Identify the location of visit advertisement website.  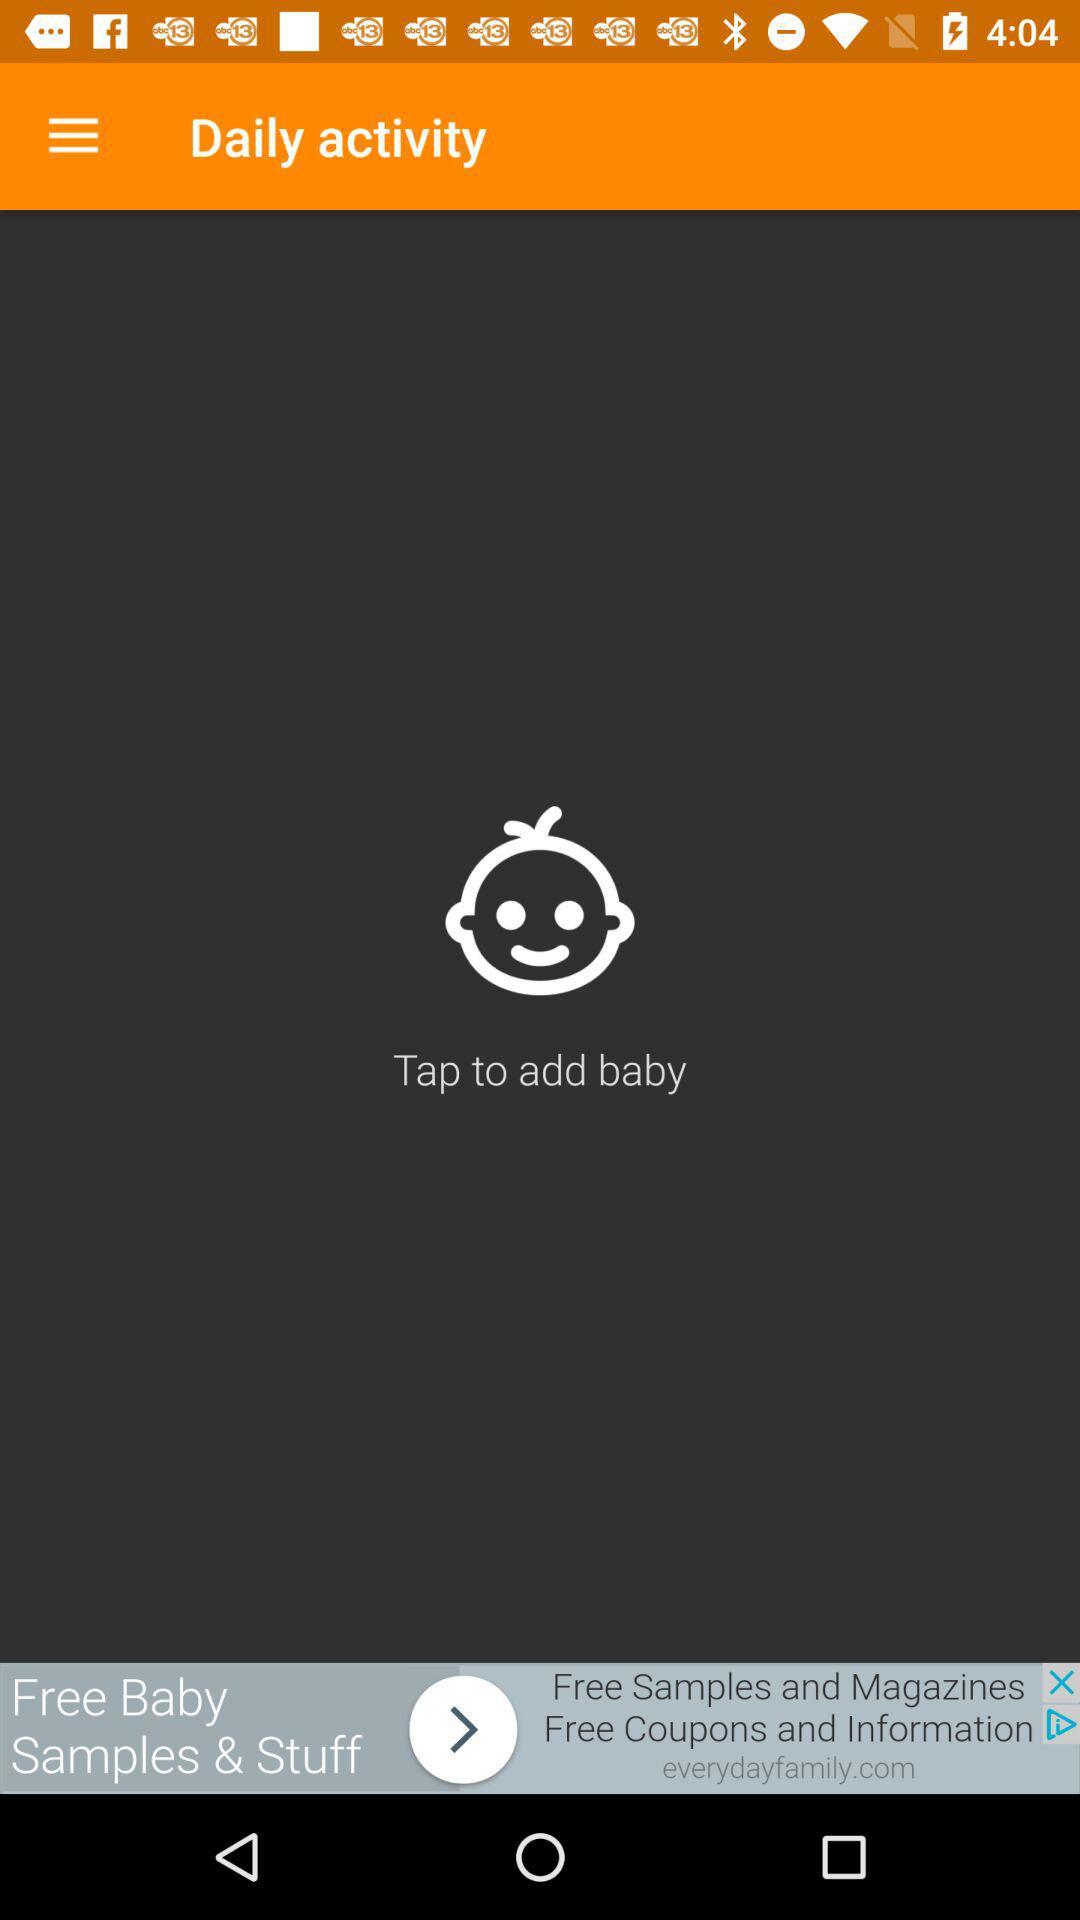
(540, 1727).